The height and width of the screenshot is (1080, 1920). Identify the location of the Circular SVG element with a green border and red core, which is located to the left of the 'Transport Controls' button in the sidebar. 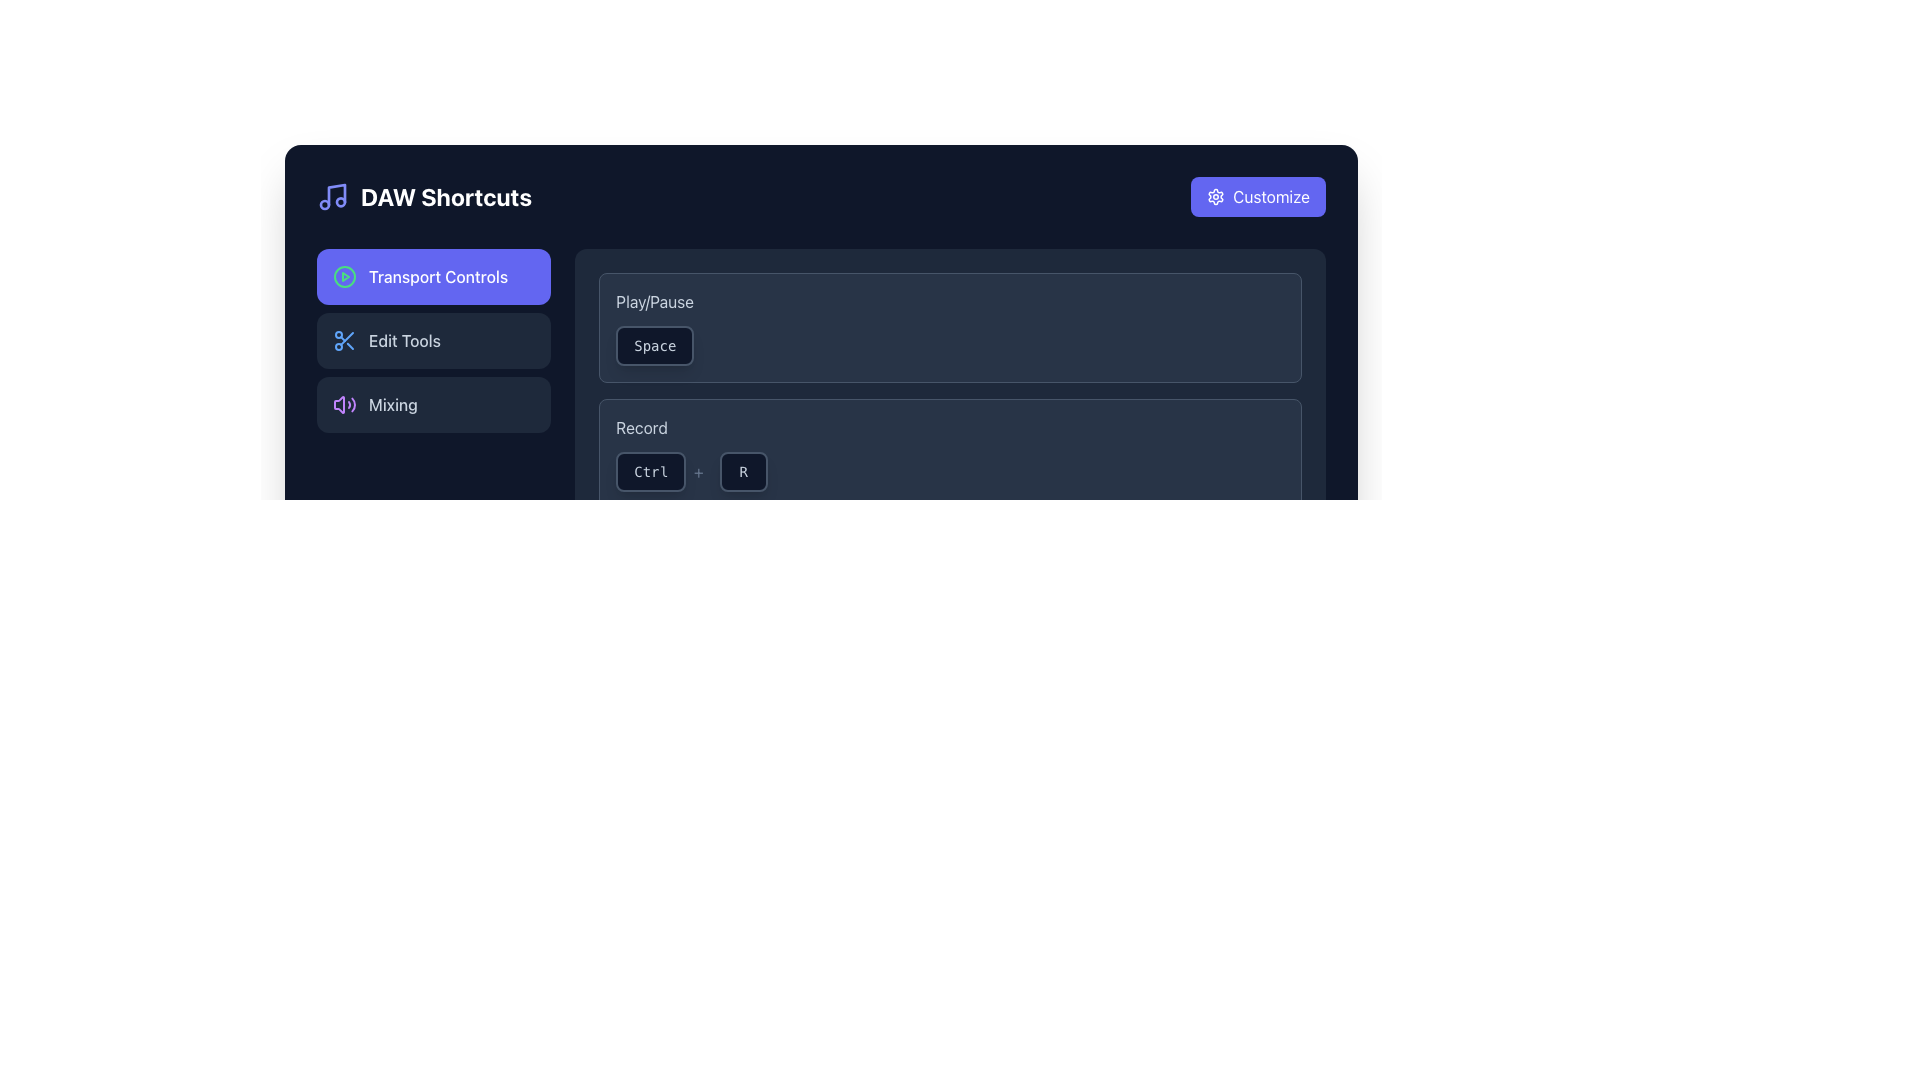
(345, 277).